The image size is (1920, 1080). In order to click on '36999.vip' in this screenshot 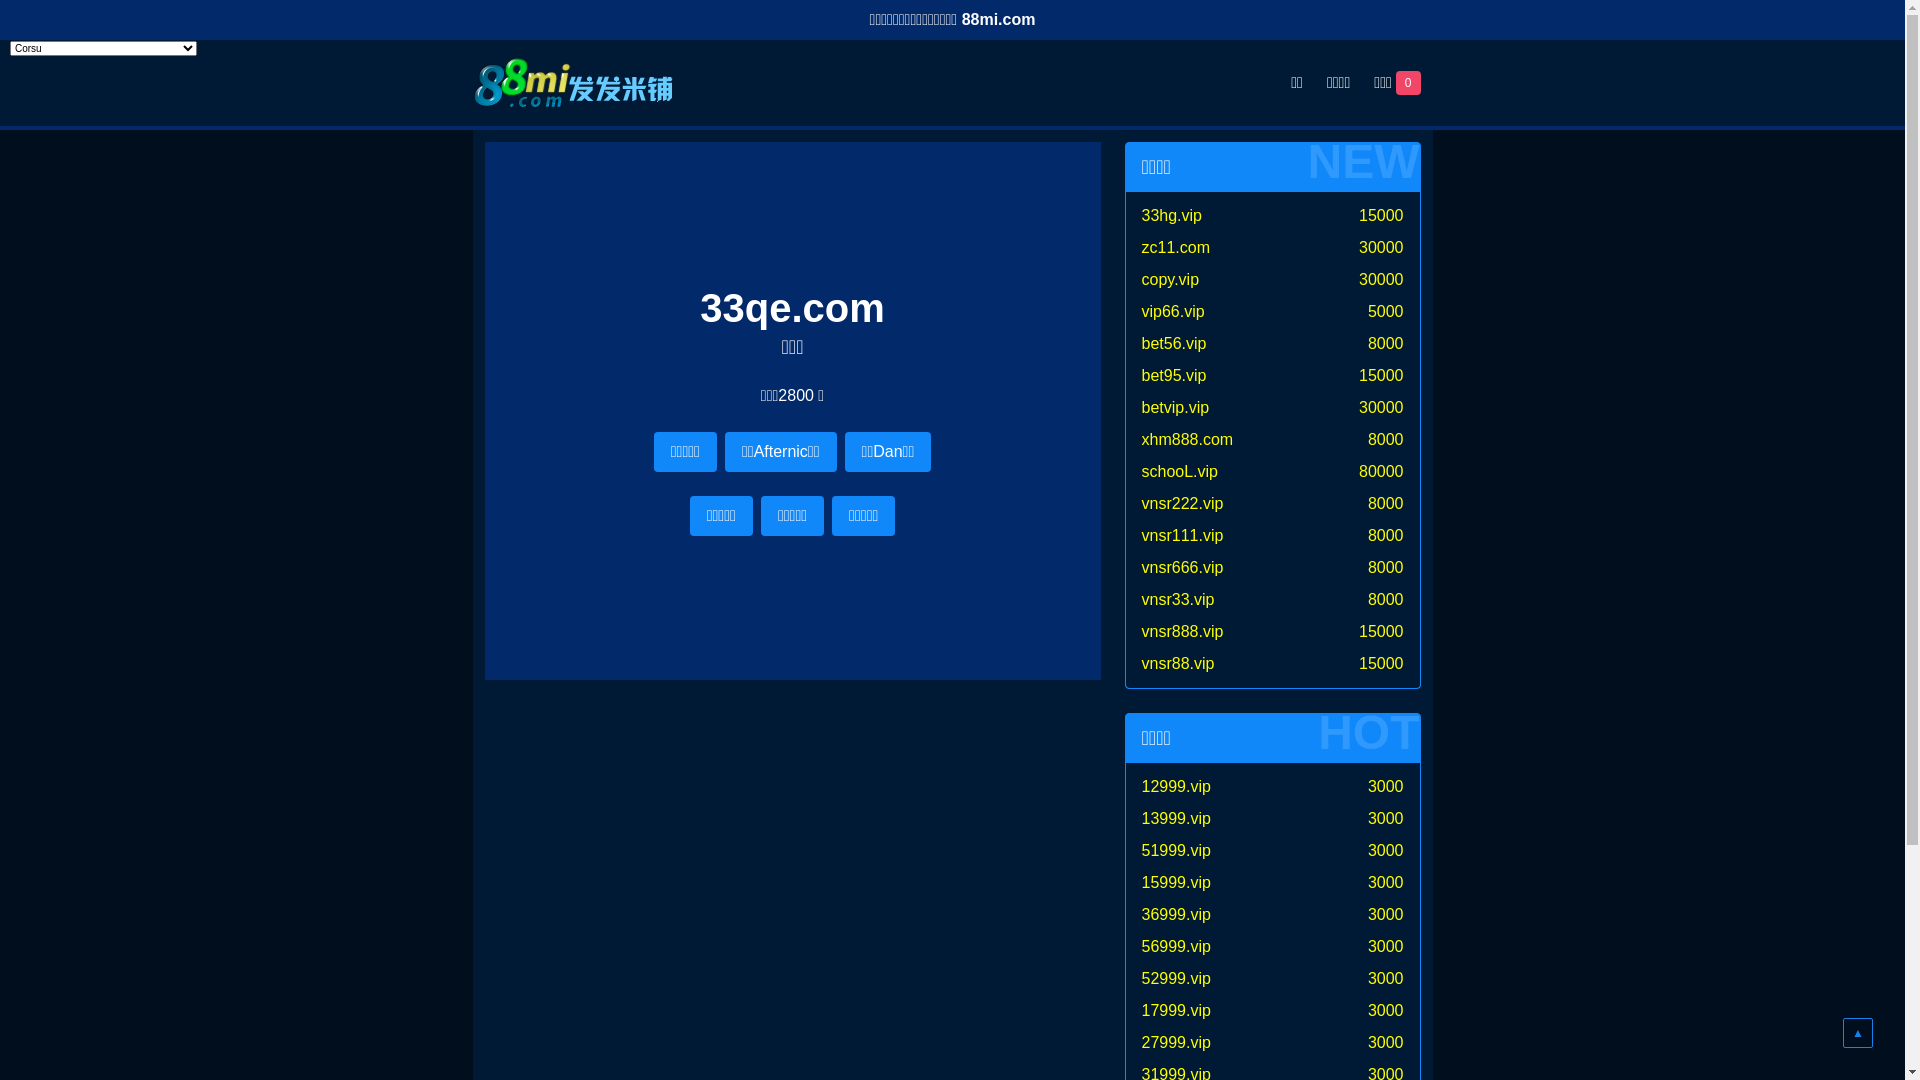, I will do `click(1176, 914)`.